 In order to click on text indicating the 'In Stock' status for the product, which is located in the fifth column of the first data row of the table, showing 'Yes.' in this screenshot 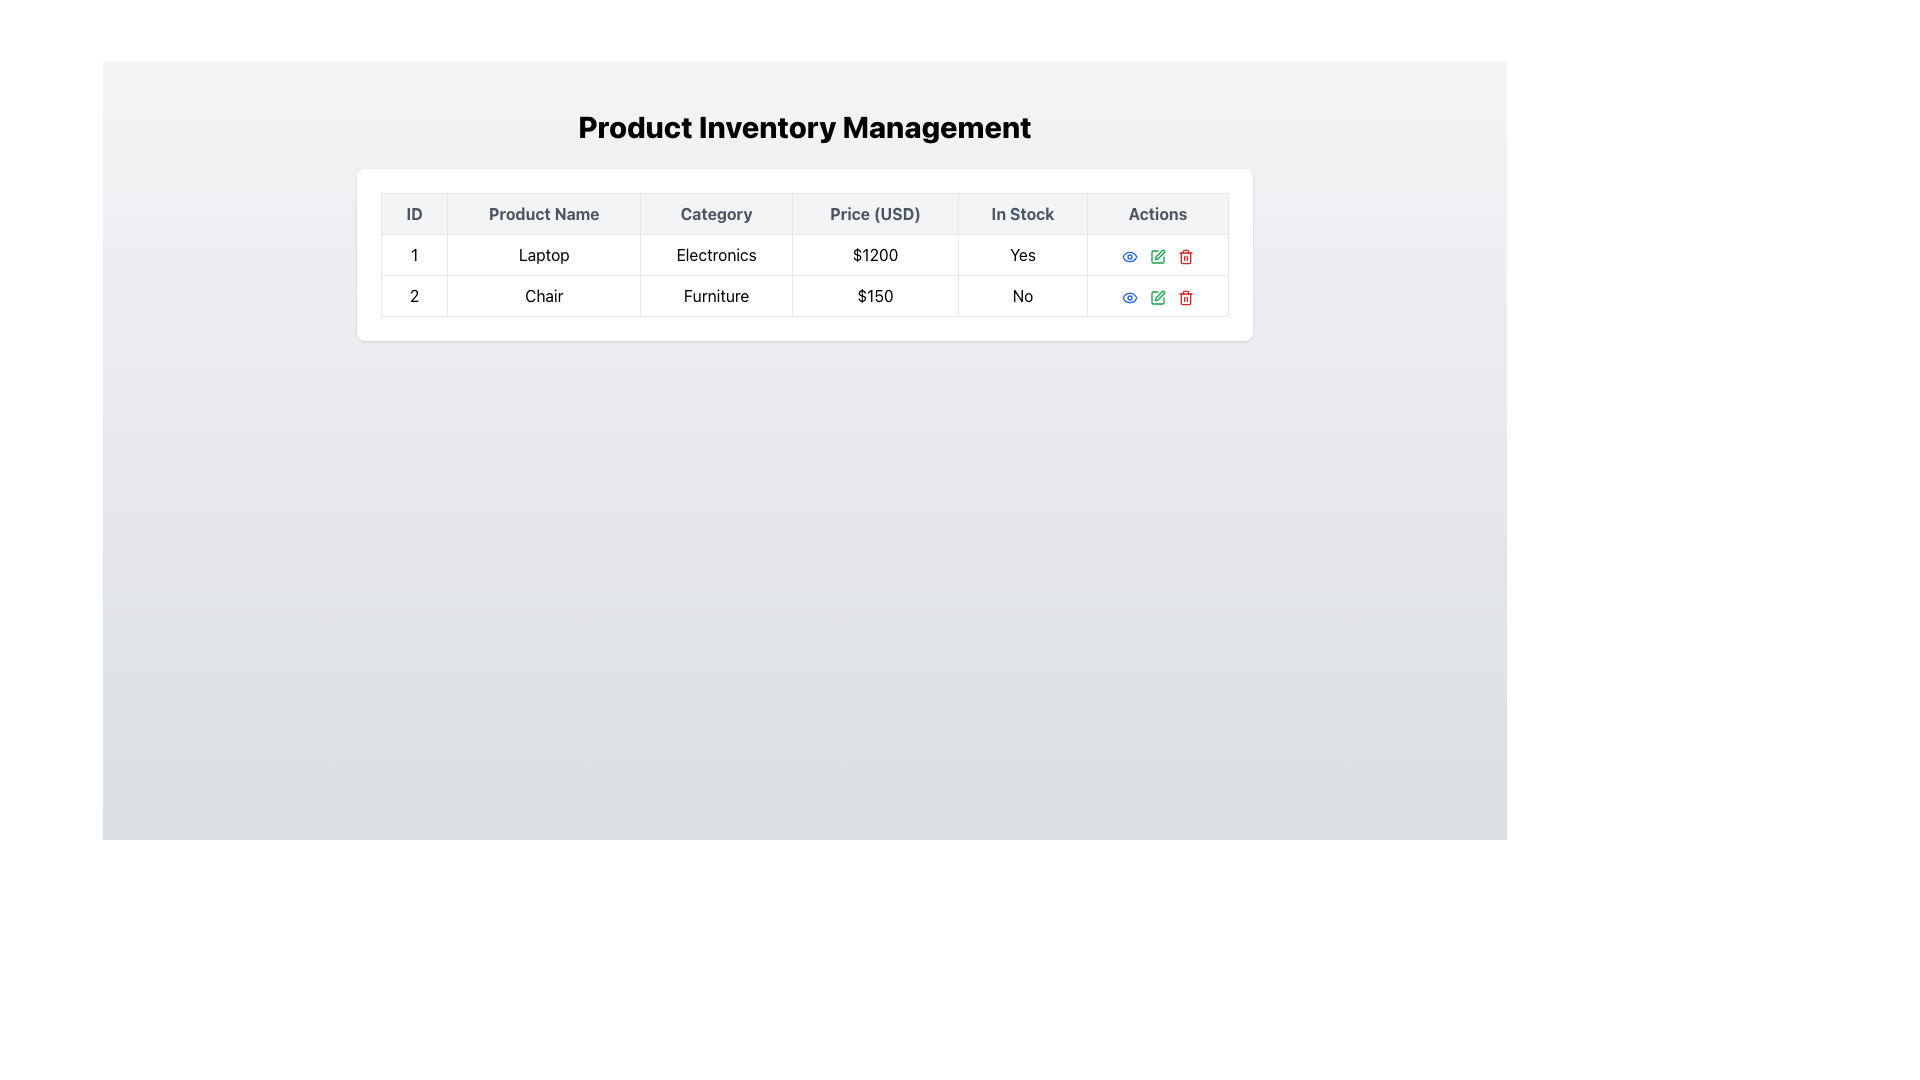, I will do `click(1022, 253)`.